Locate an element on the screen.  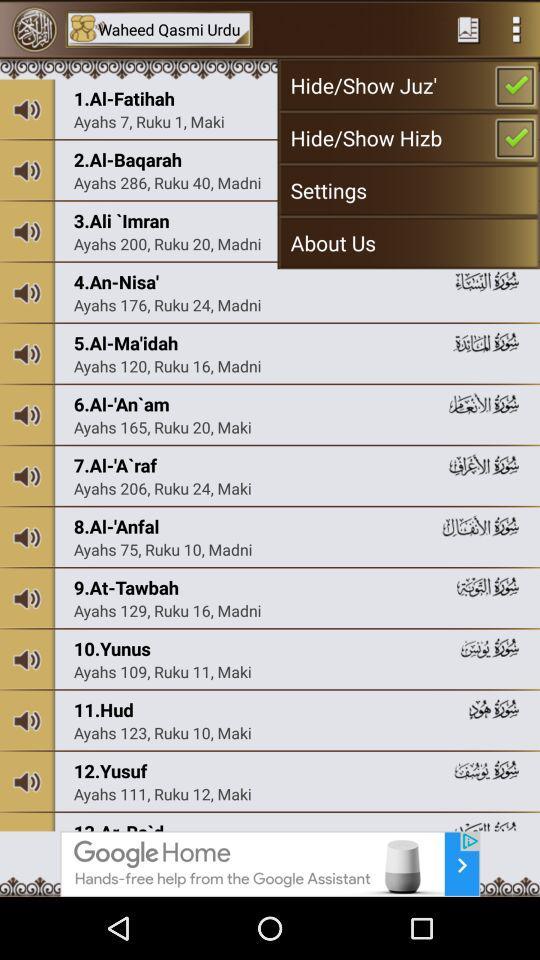
the bookmark icon is located at coordinates (468, 30).